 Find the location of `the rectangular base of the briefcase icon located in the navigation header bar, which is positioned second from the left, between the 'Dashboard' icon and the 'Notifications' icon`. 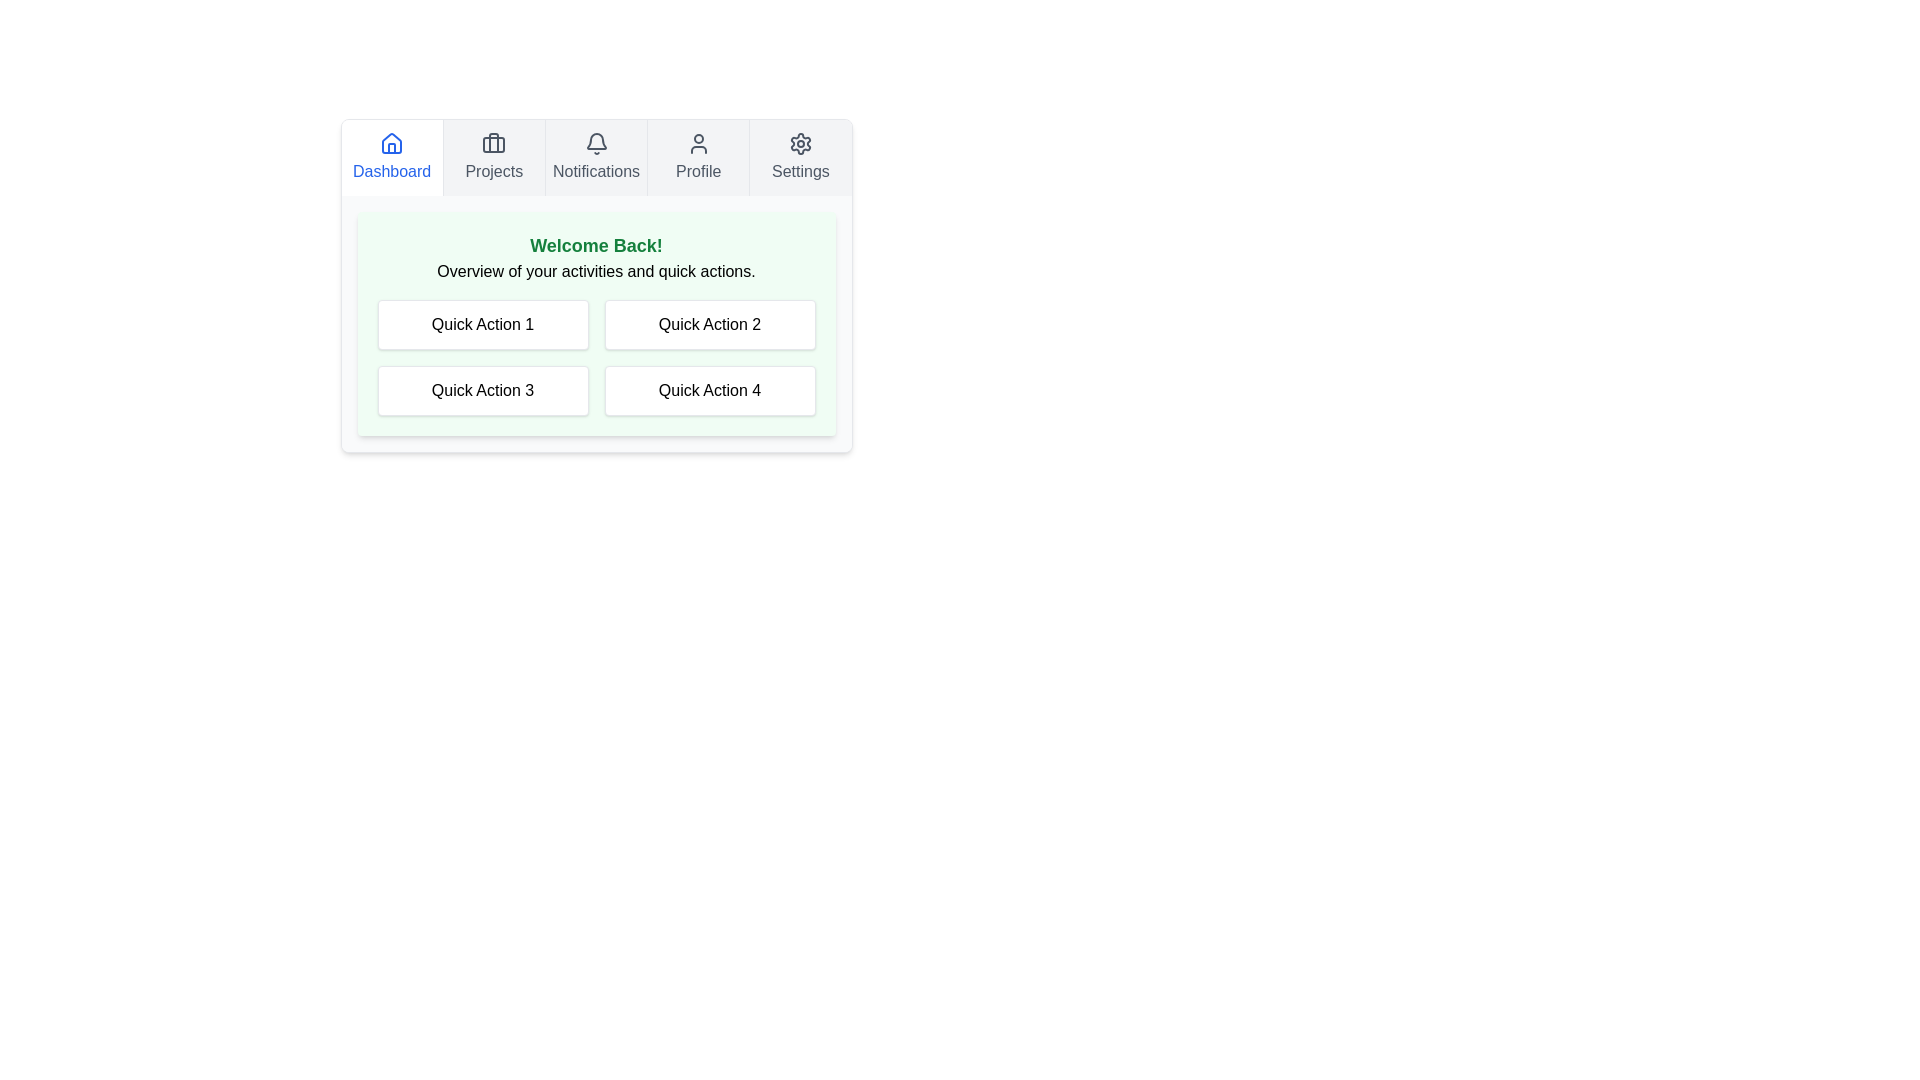

the rectangular base of the briefcase icon located in the navigation header bar, which is positioned second from the left, between the 'Dashboard' icon and the 'Notifications' icon is located at coordinates (494, 144).